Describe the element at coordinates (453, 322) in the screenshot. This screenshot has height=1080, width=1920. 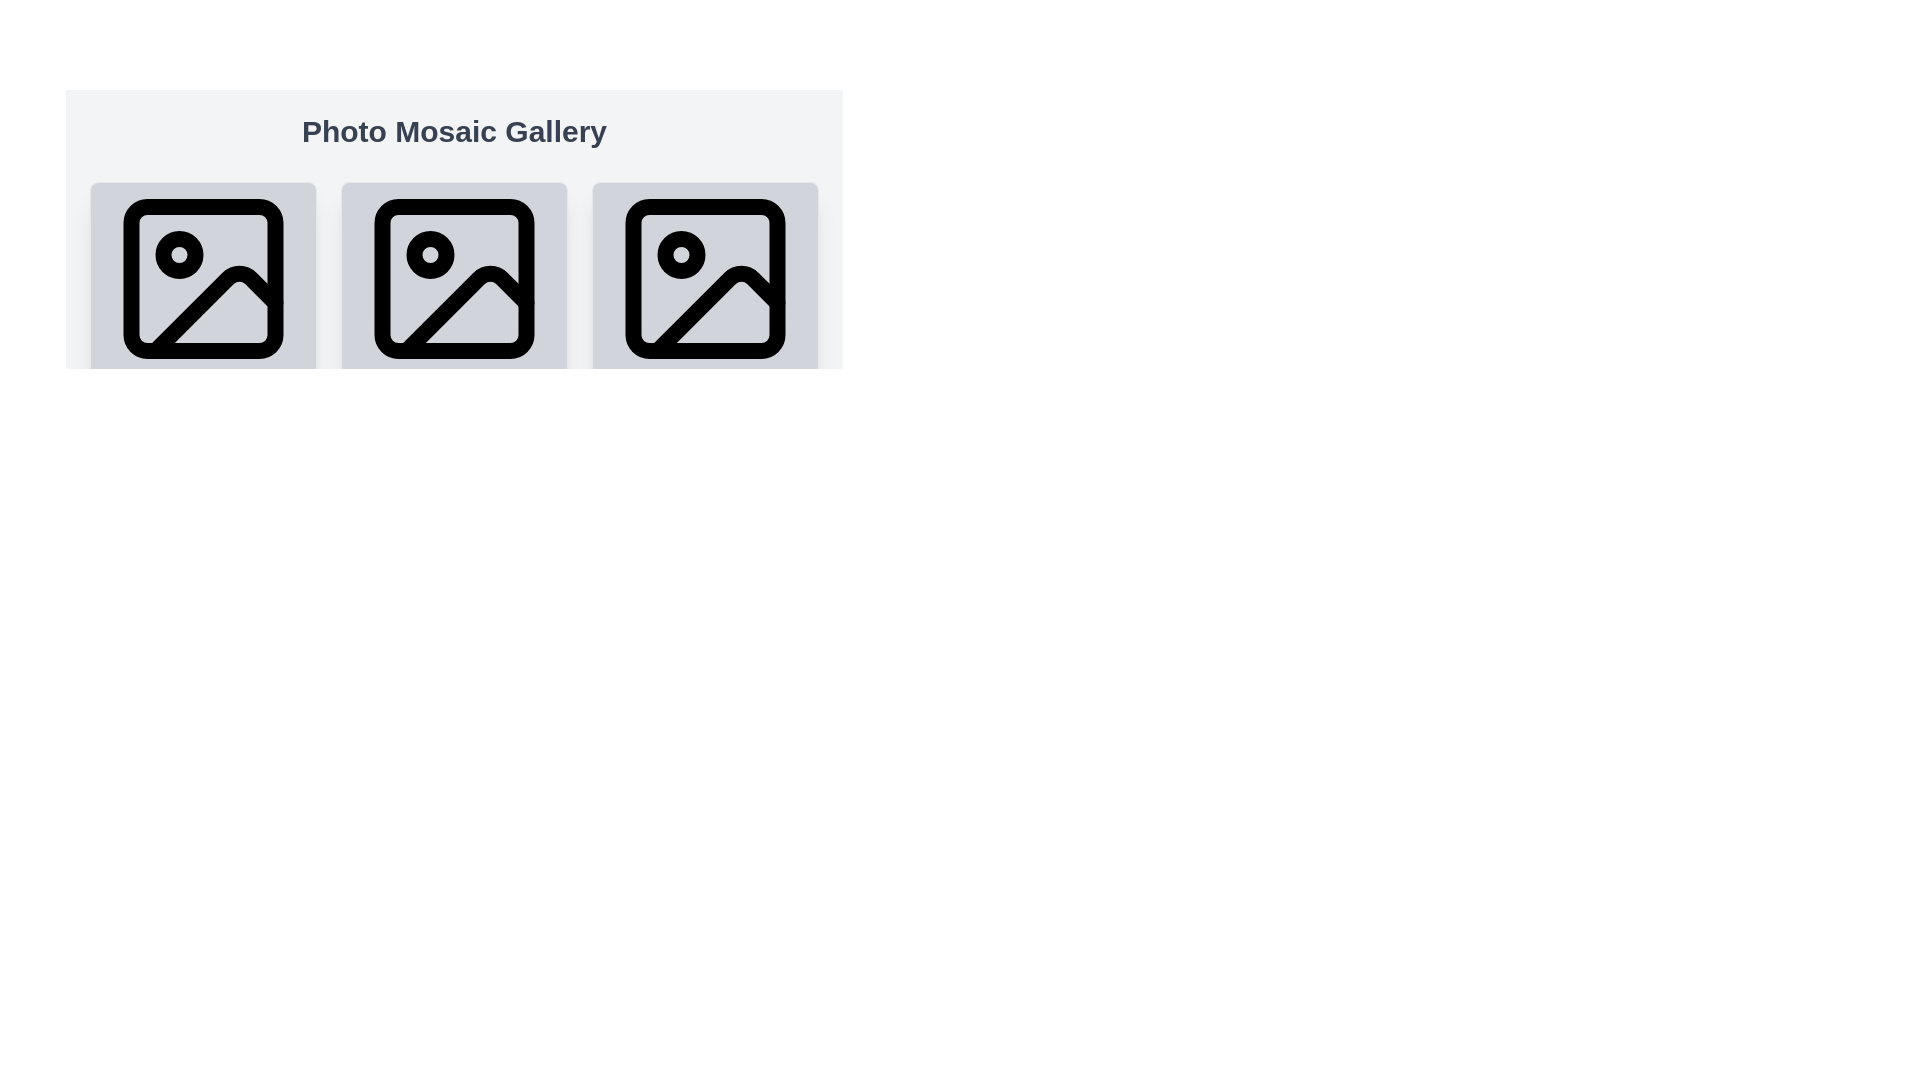
I see `the Image Card which is the second card in the grid layout, featuring a photo icon in the center` at that location.